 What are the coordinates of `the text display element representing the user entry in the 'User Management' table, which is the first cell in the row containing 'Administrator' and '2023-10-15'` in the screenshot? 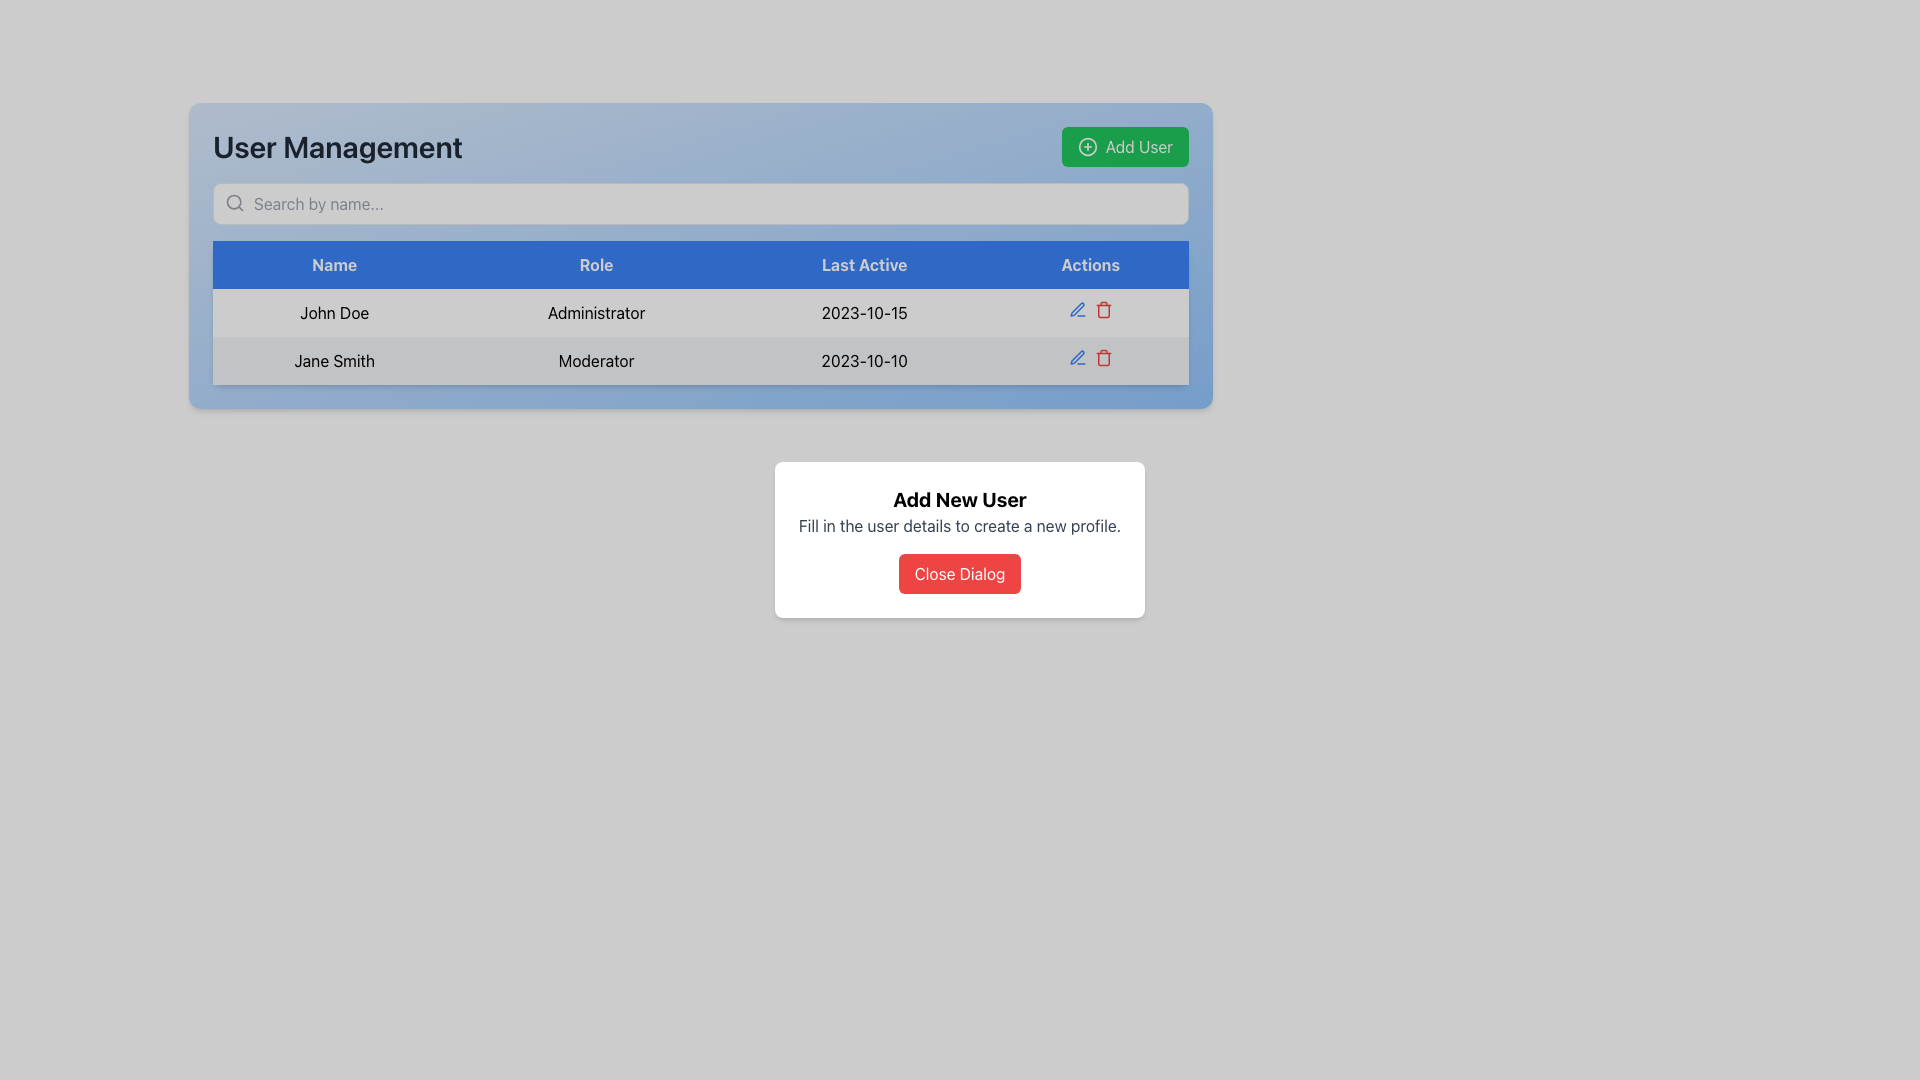 It's located at (334, 312).